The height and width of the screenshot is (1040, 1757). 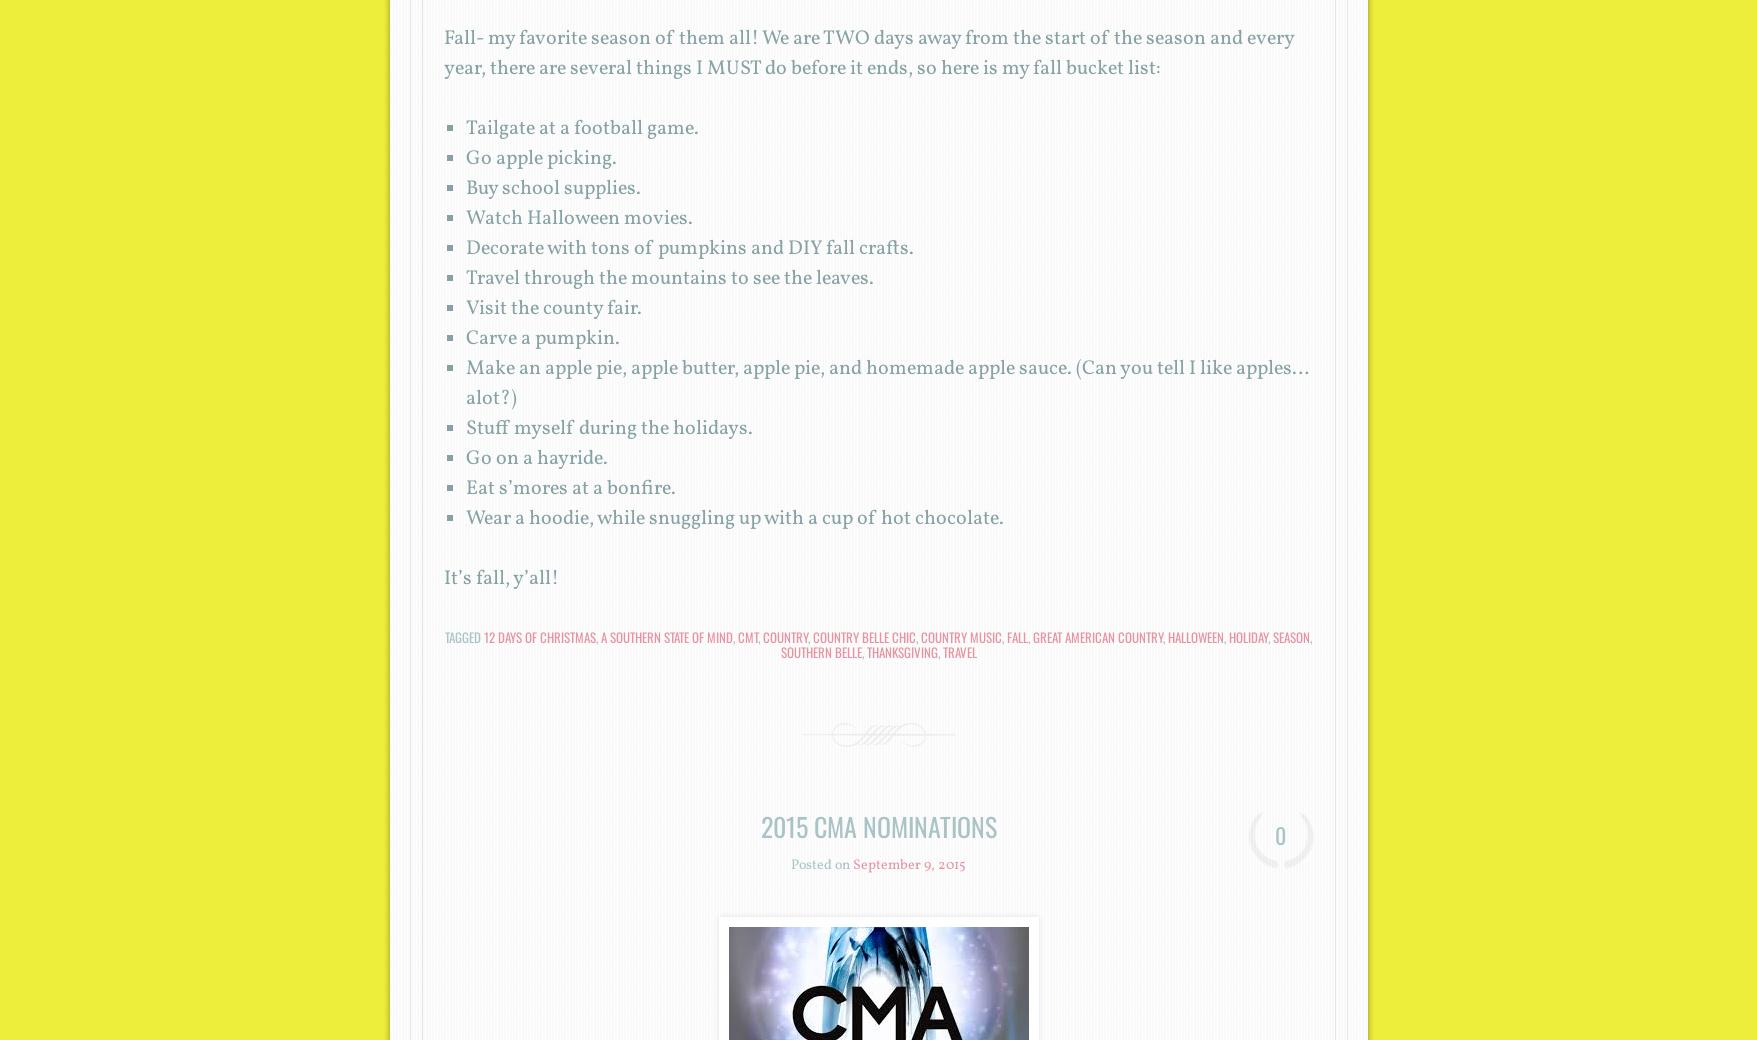 What do you see at coordinates (483, 636) in the screenshot?
I see `'12 days of Christmas'` at bounding box center [483, 636].